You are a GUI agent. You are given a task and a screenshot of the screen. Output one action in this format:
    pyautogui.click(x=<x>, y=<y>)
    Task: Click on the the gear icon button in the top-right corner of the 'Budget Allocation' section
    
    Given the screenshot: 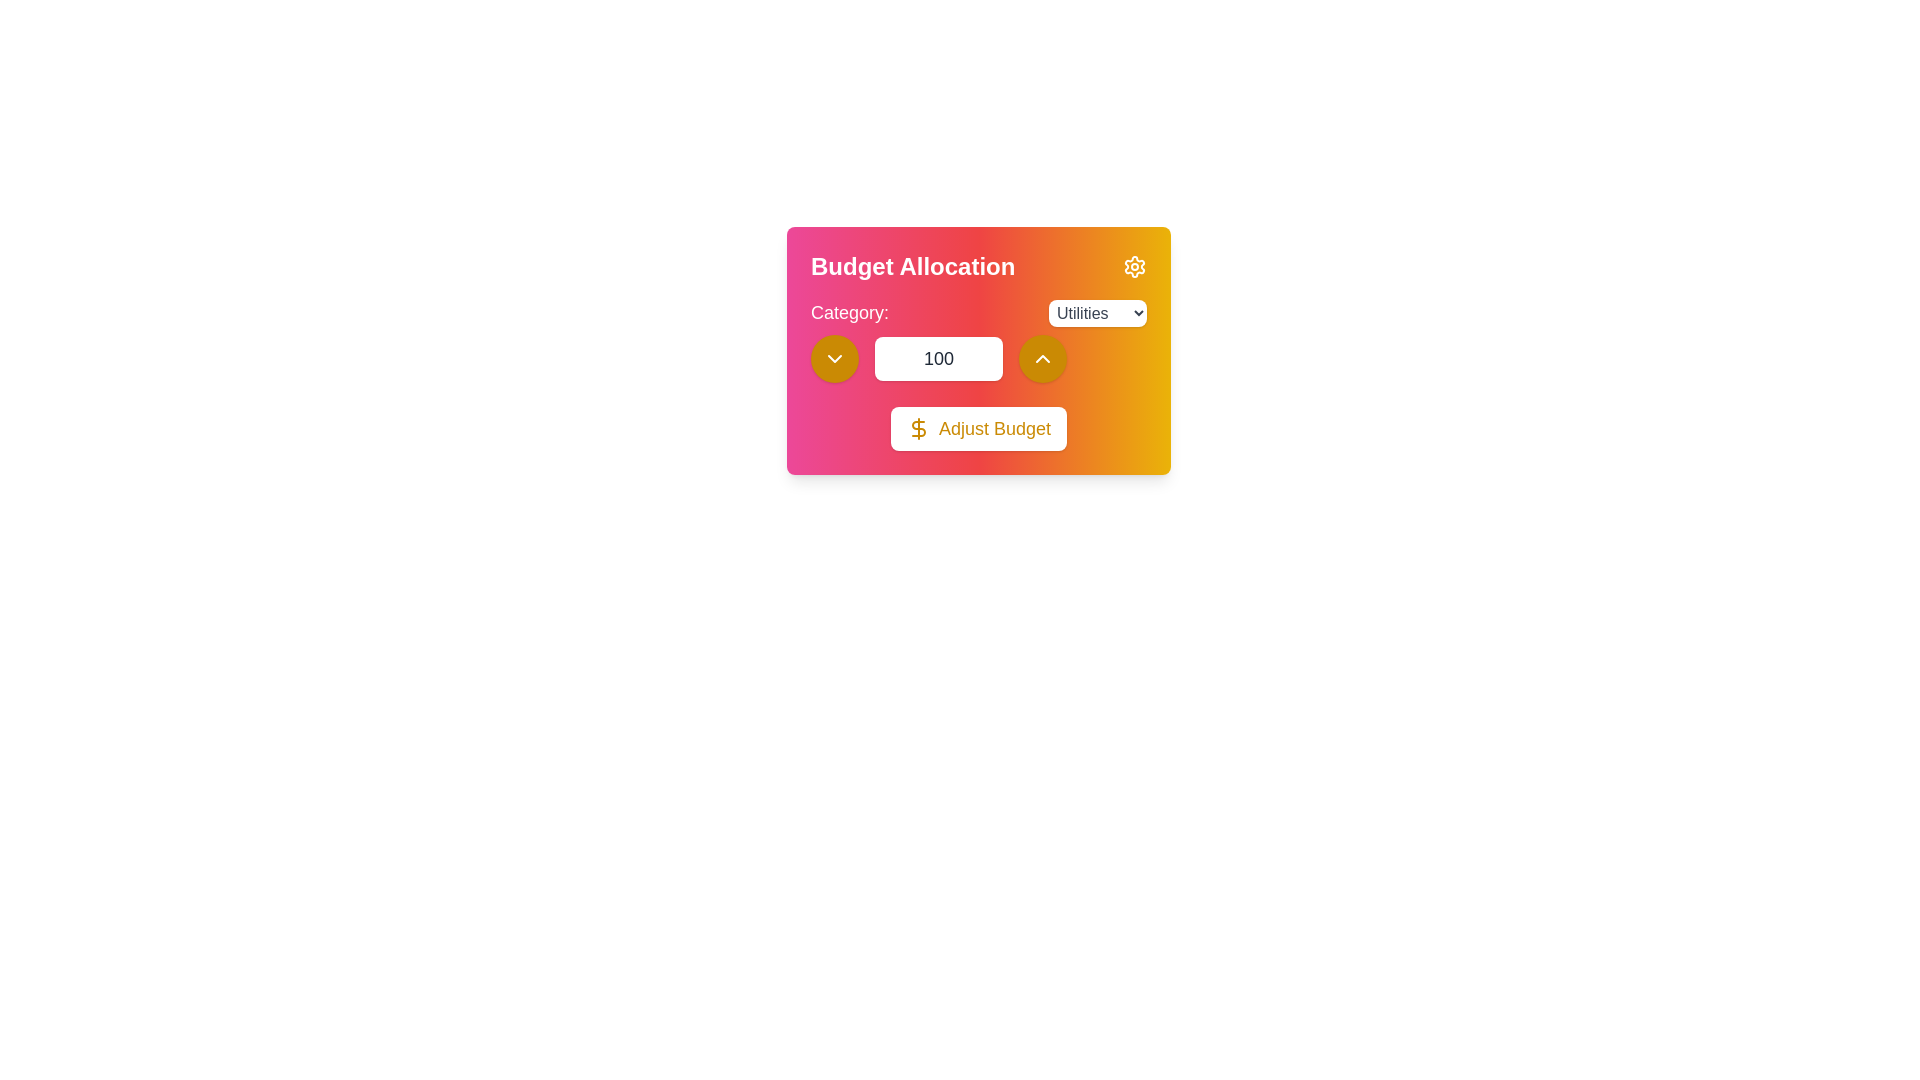 What is the action you would take?
    pyautogui.click(x=1134, y=265)
    